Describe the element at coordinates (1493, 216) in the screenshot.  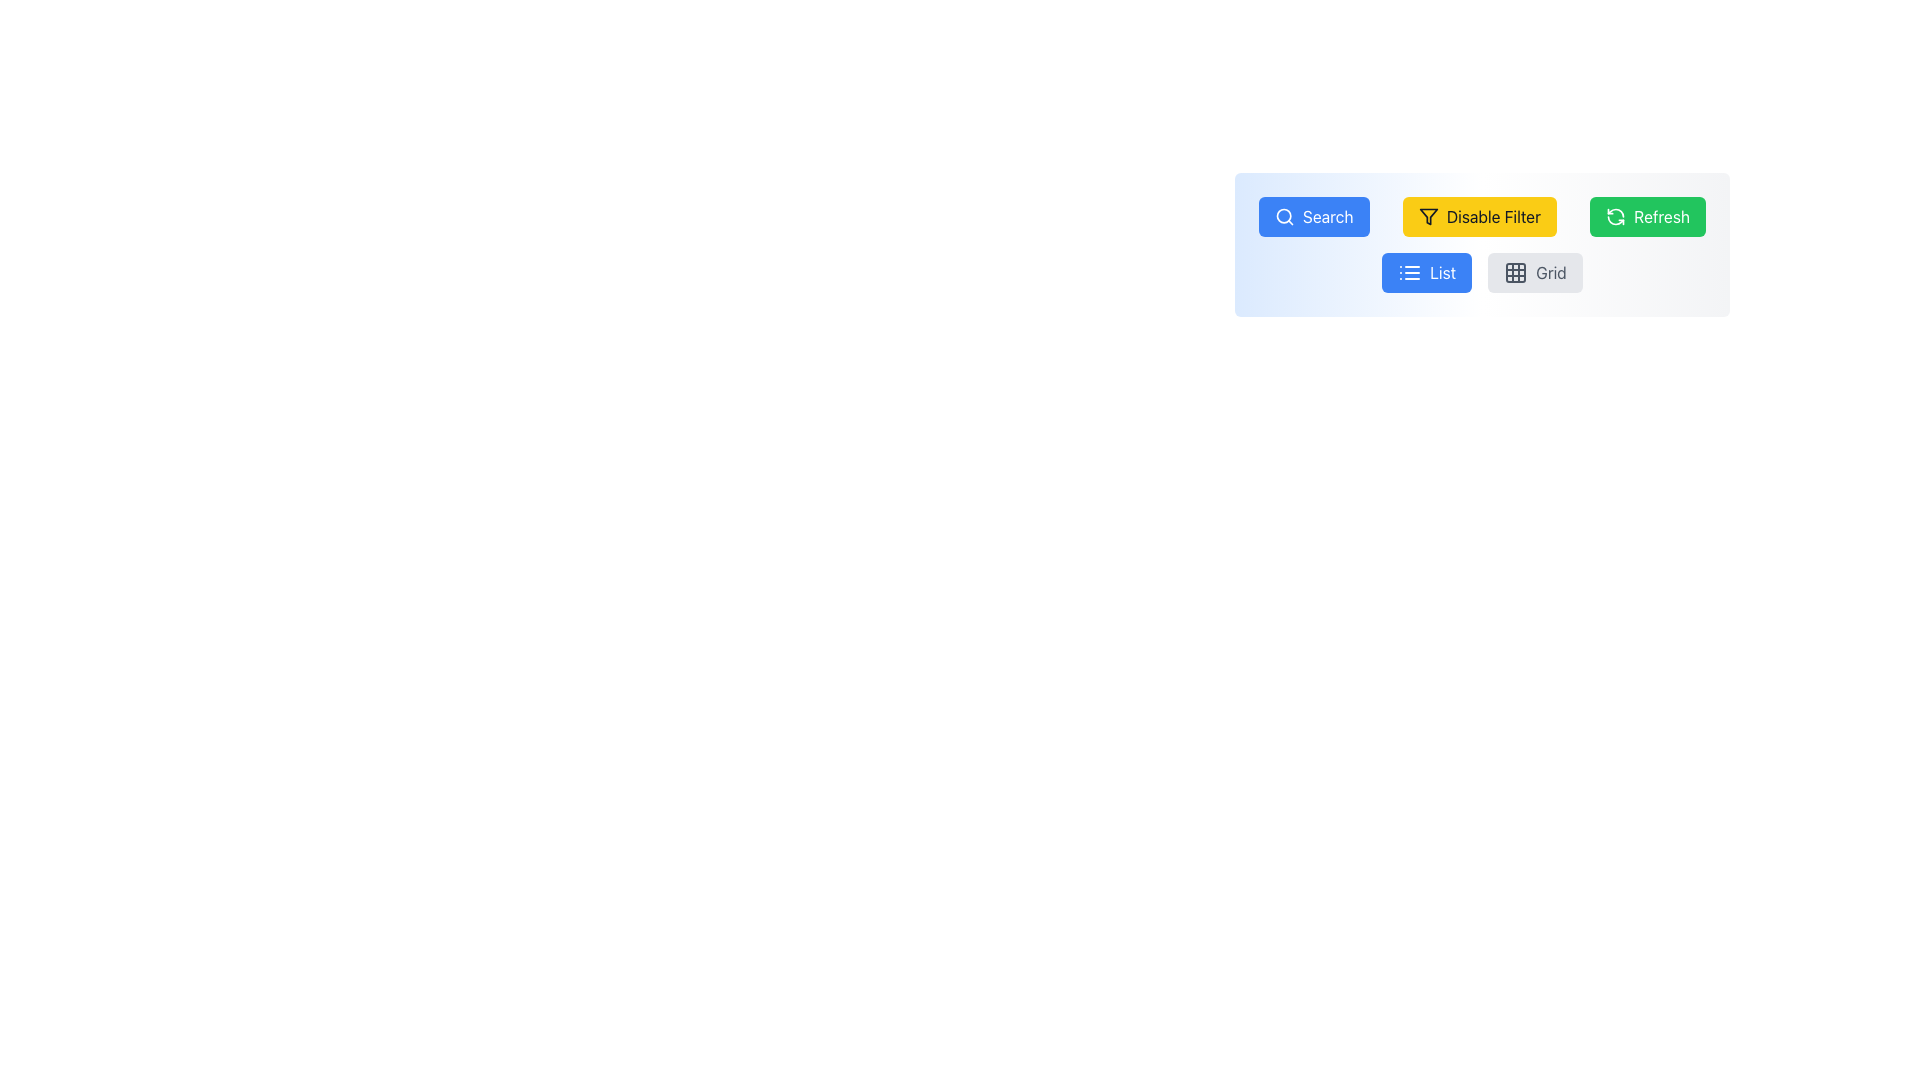
I see `the 'Disable Filter' button which contains the text in bold on a yellow background, located at the top-right corner of the interface` at that location.